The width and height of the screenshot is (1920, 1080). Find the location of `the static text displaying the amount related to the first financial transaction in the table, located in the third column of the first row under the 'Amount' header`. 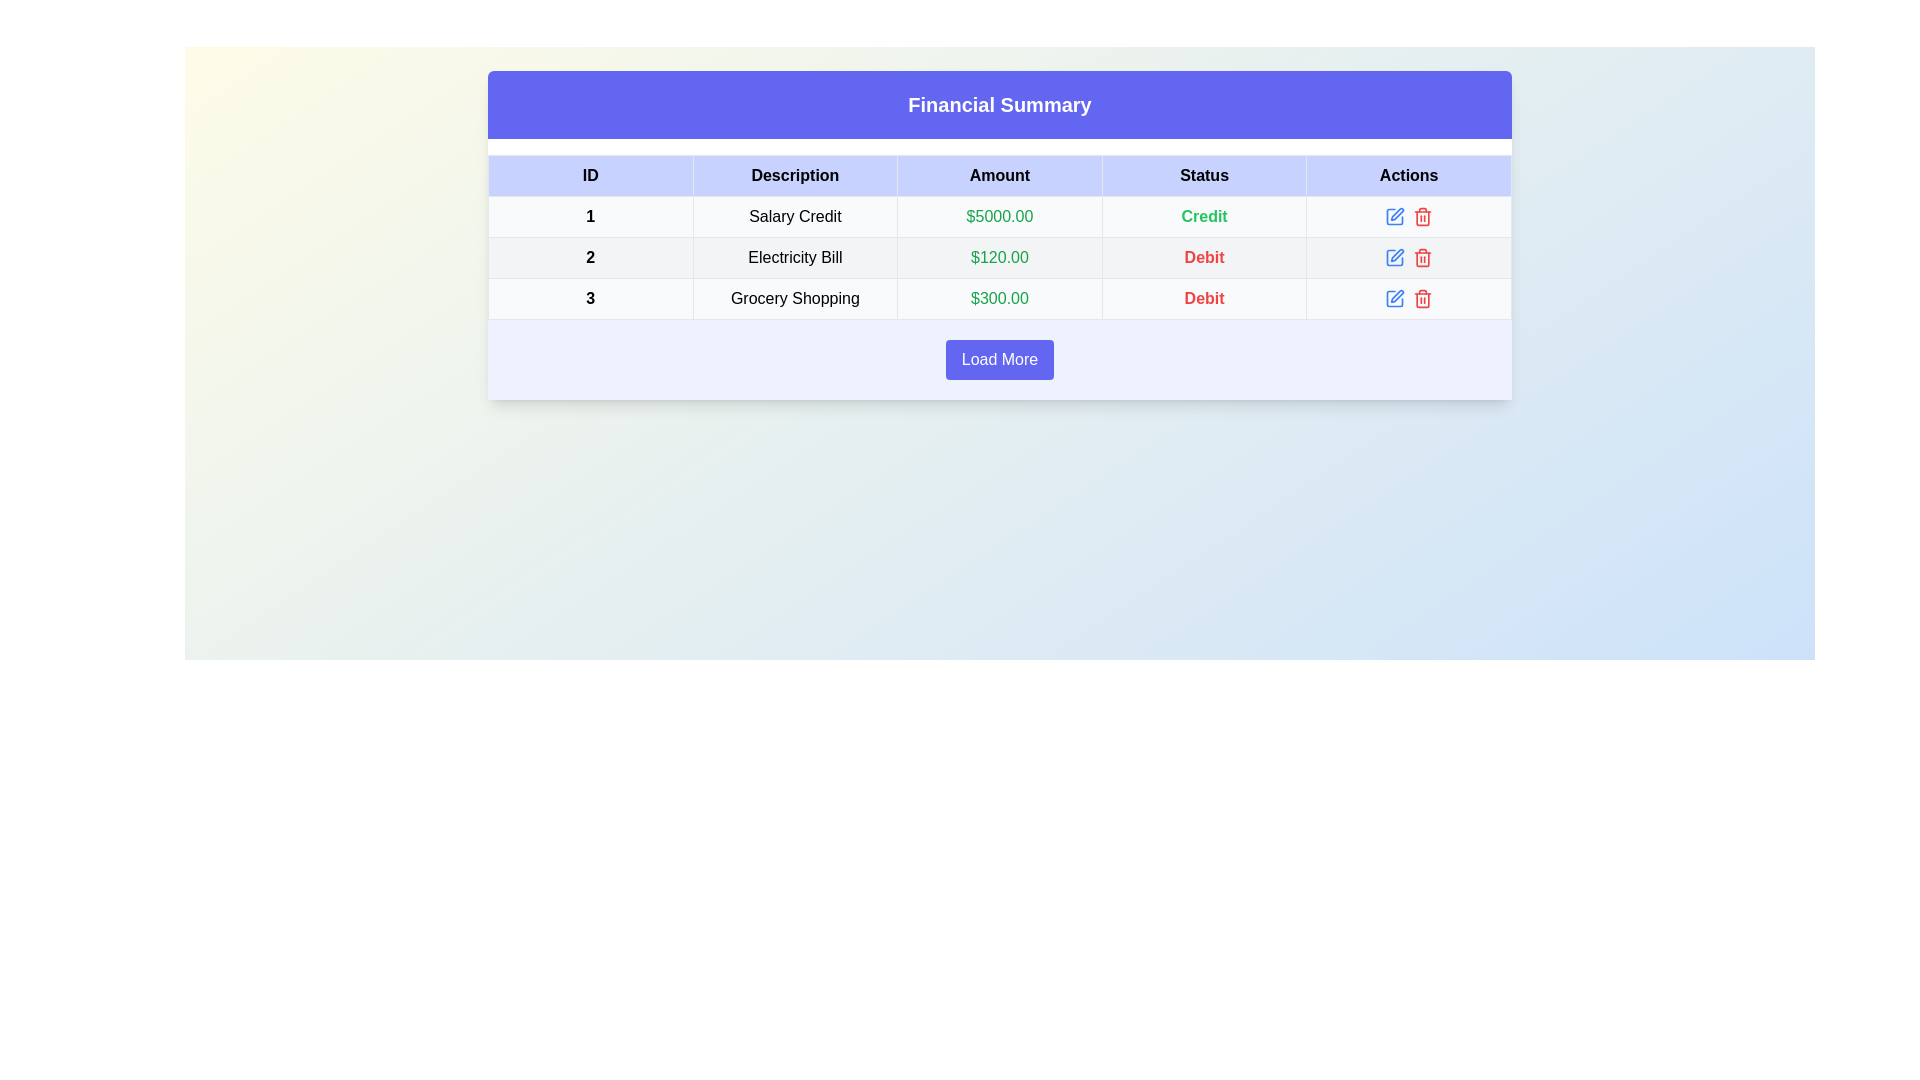

the static text displaying the amount related to the first financial transaction in the table, located in the third column of the first row under the 'Amount' header is located at coordinates (999, 216).